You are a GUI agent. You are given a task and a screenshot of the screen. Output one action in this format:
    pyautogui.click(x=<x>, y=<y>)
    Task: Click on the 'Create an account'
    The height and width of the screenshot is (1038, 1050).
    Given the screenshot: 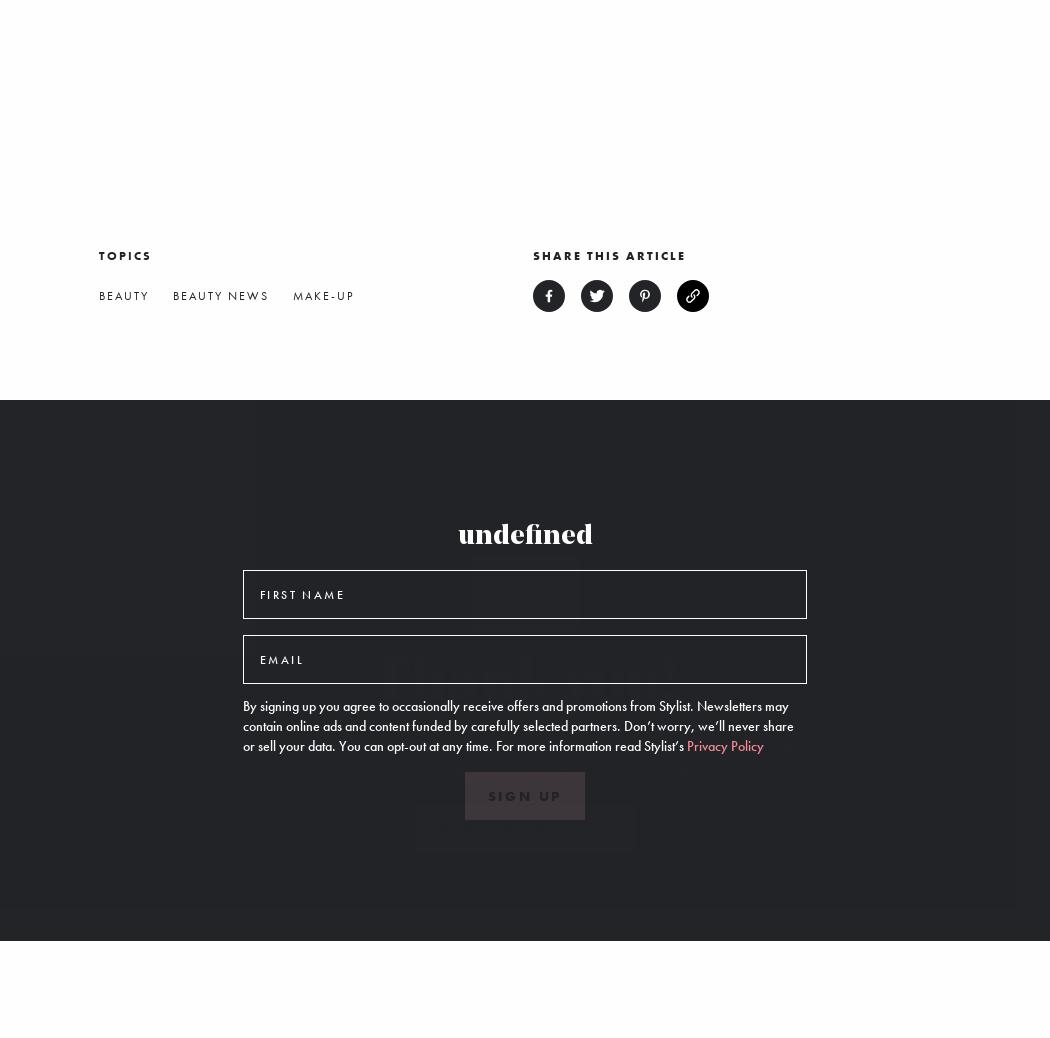 What is the action you would take?
    pyautogui.click(x=523, y=829)
    